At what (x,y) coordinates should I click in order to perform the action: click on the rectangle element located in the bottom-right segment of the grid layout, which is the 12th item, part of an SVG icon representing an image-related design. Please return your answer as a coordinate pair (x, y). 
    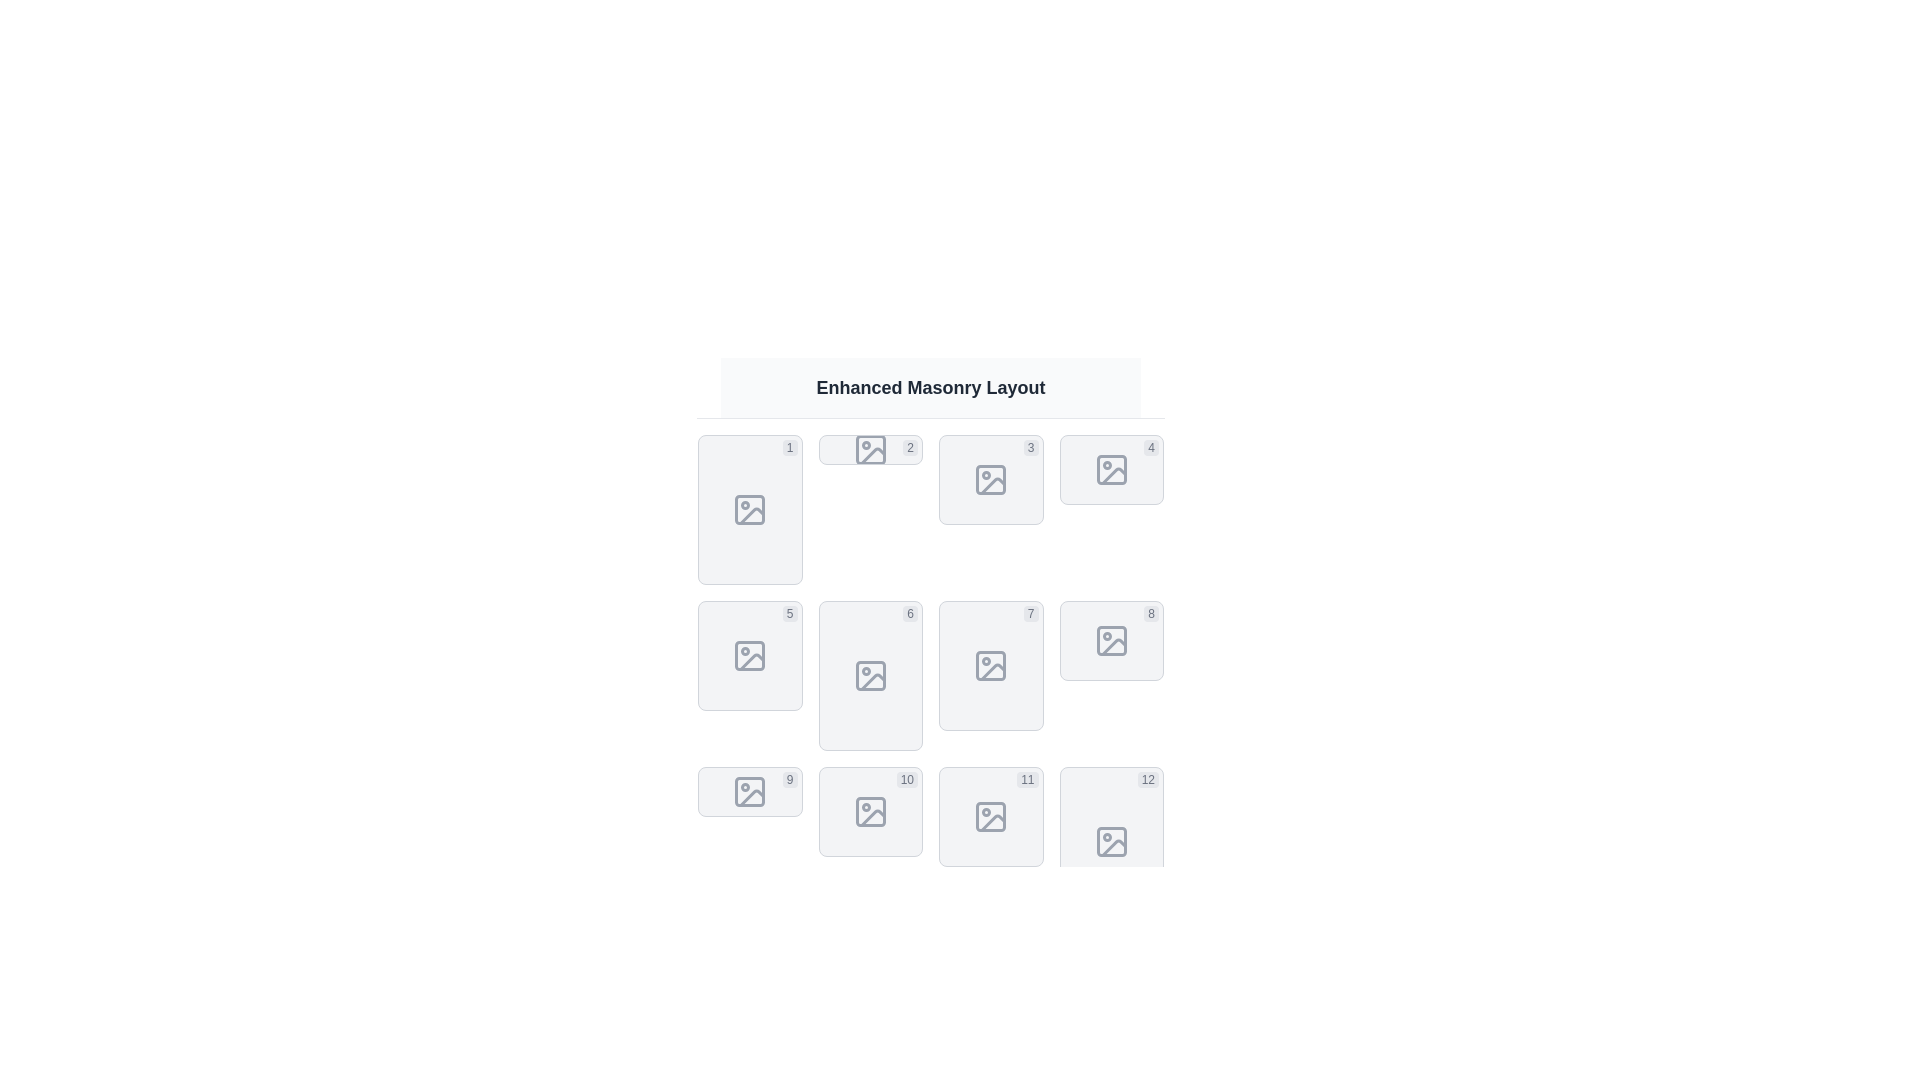
    Looking at the image, I should click on (1110, 841).